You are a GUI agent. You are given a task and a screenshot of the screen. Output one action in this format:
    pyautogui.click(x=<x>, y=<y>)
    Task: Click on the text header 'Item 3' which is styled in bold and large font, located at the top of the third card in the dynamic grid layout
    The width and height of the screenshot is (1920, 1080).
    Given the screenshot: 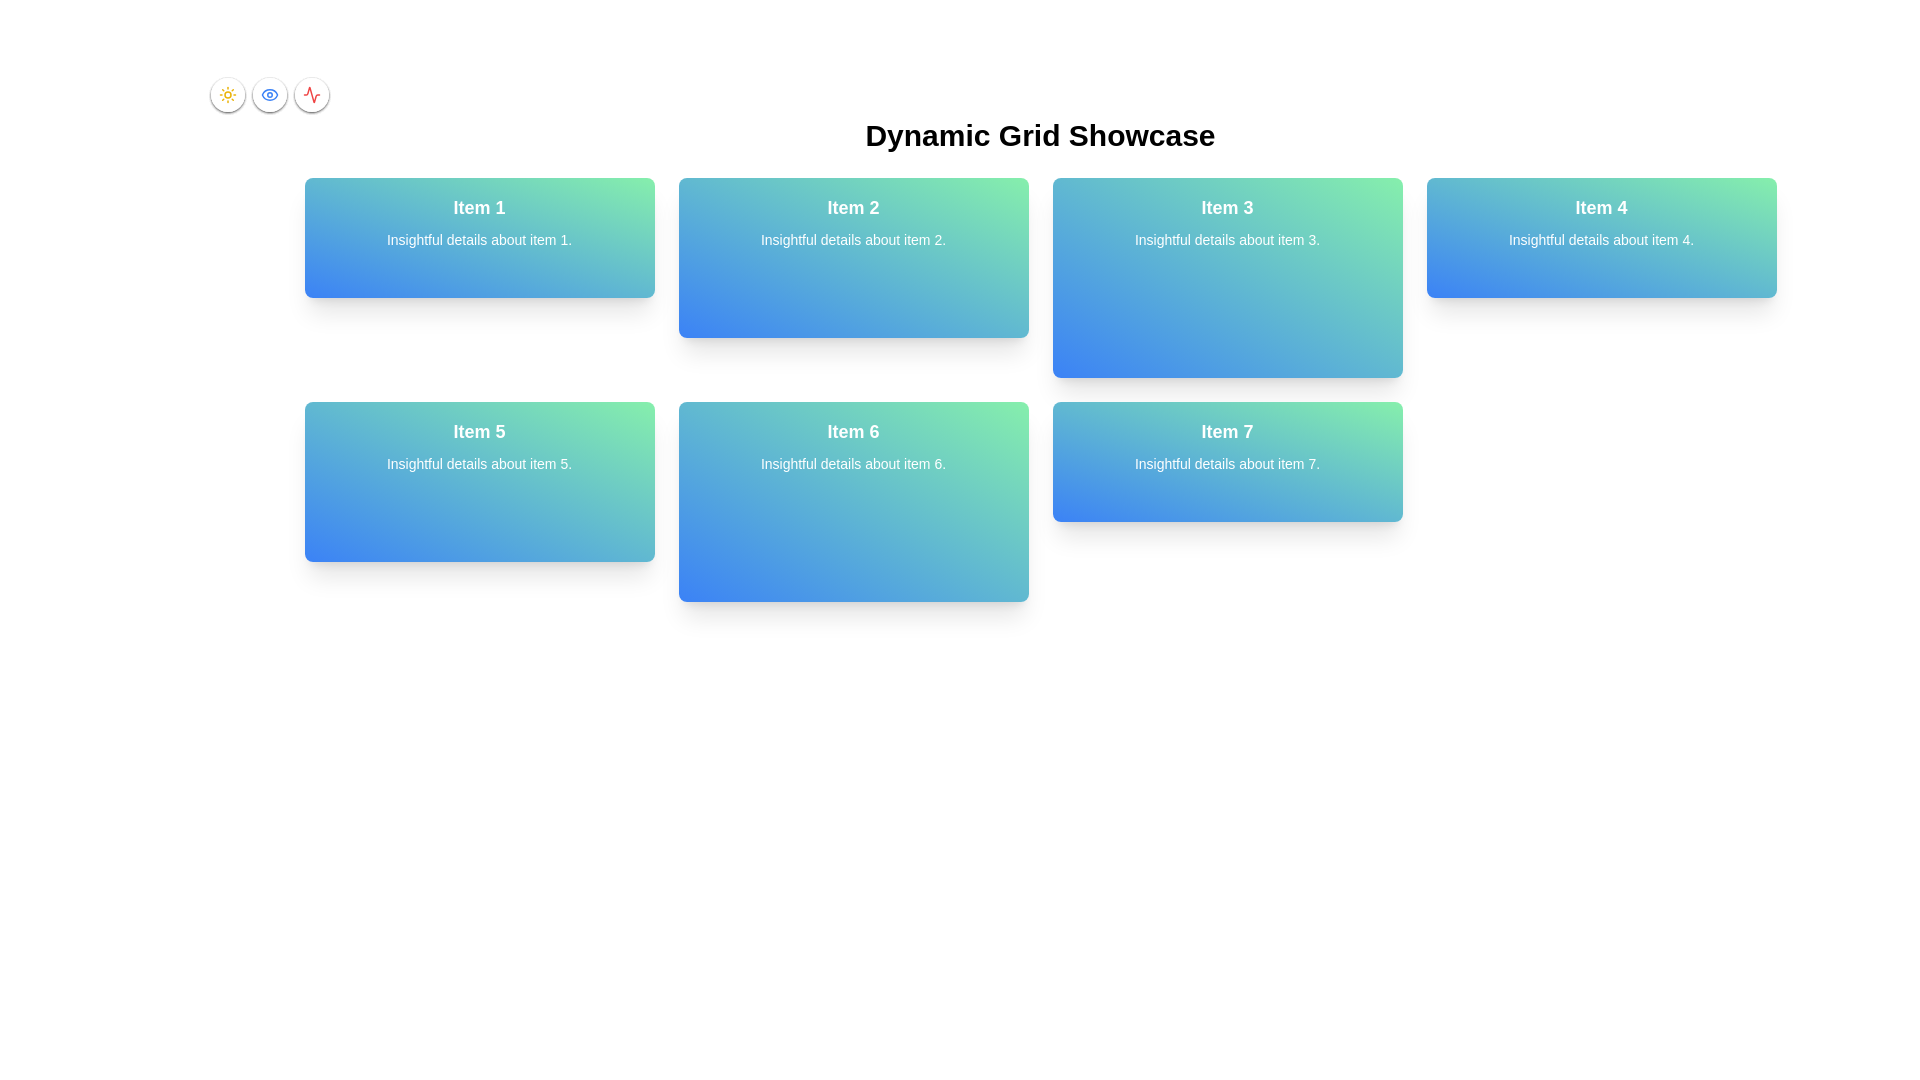 What is the action you would take?
    pyautogui.click(x=1226, y=208)
    